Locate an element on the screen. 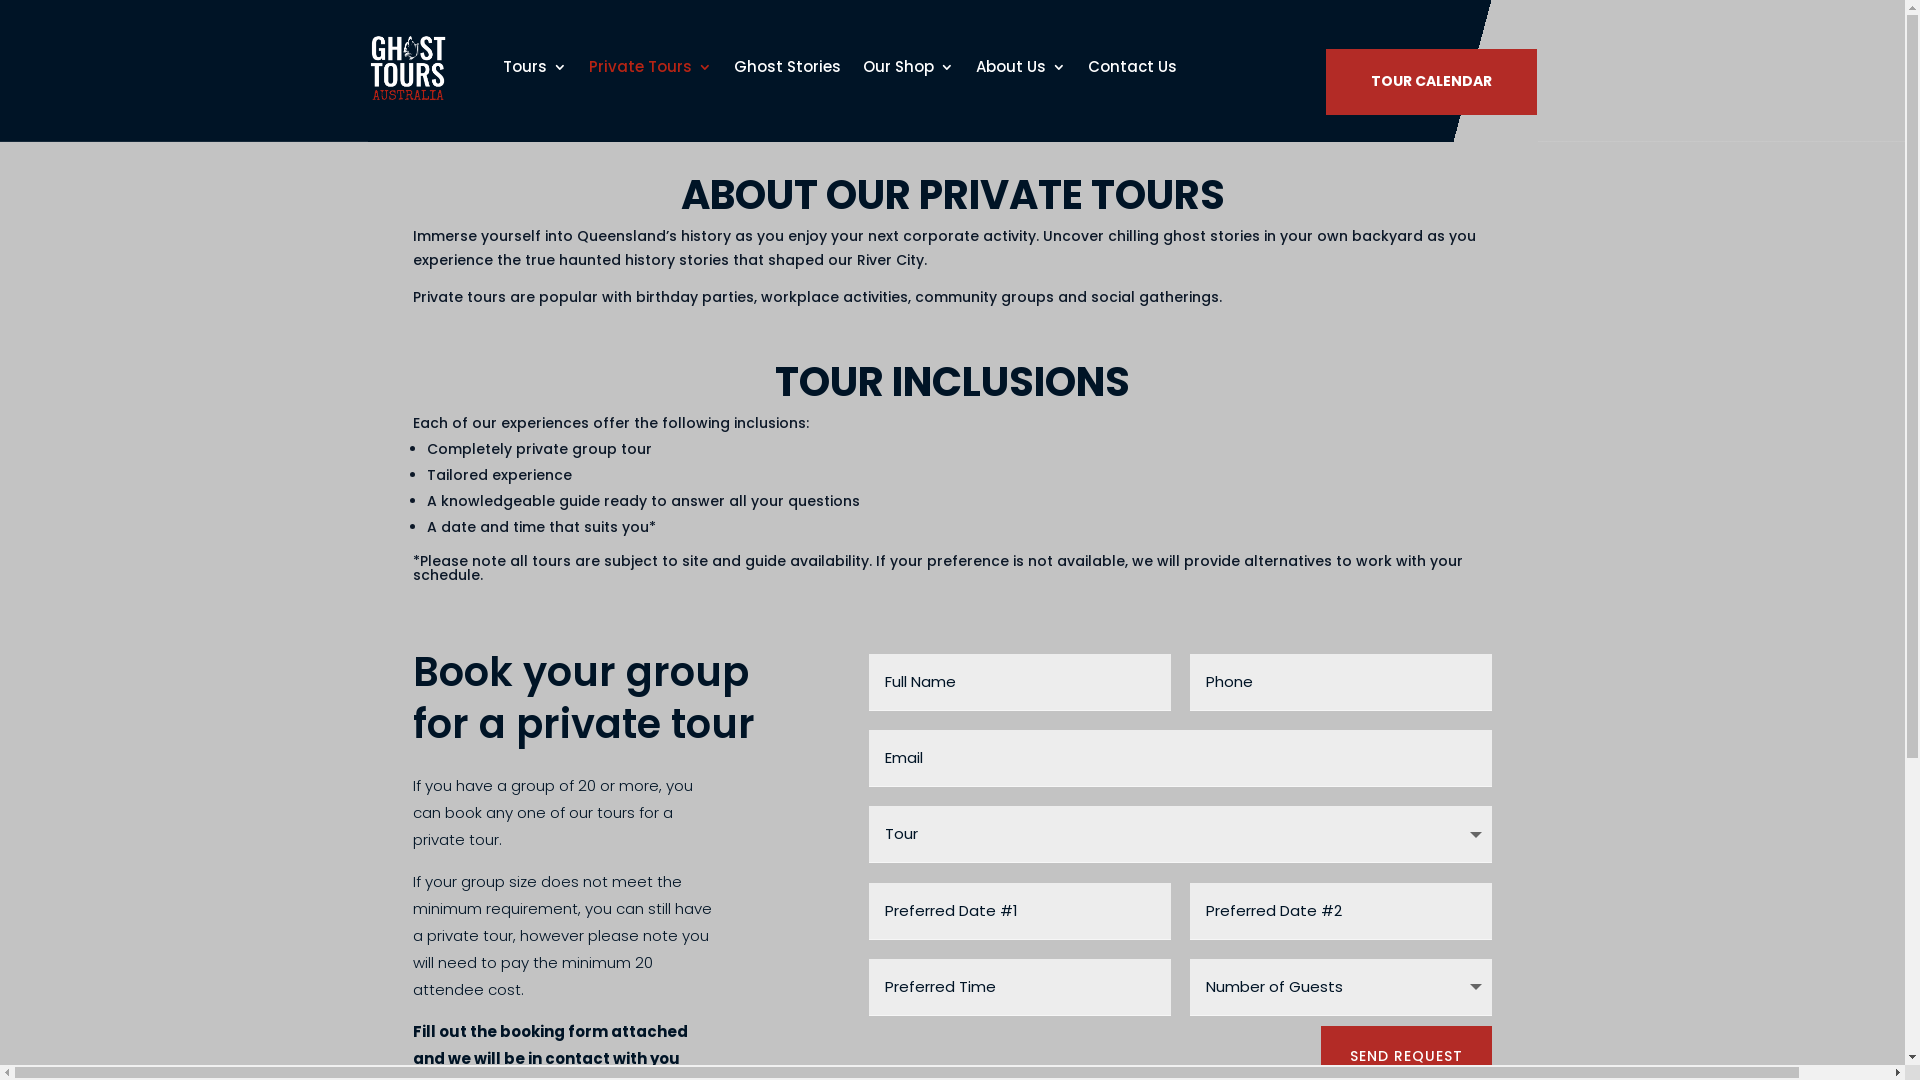 The height and width of the screenshot is (1080, 1920). 'Private Tours' is located at coordinates (649, 65).